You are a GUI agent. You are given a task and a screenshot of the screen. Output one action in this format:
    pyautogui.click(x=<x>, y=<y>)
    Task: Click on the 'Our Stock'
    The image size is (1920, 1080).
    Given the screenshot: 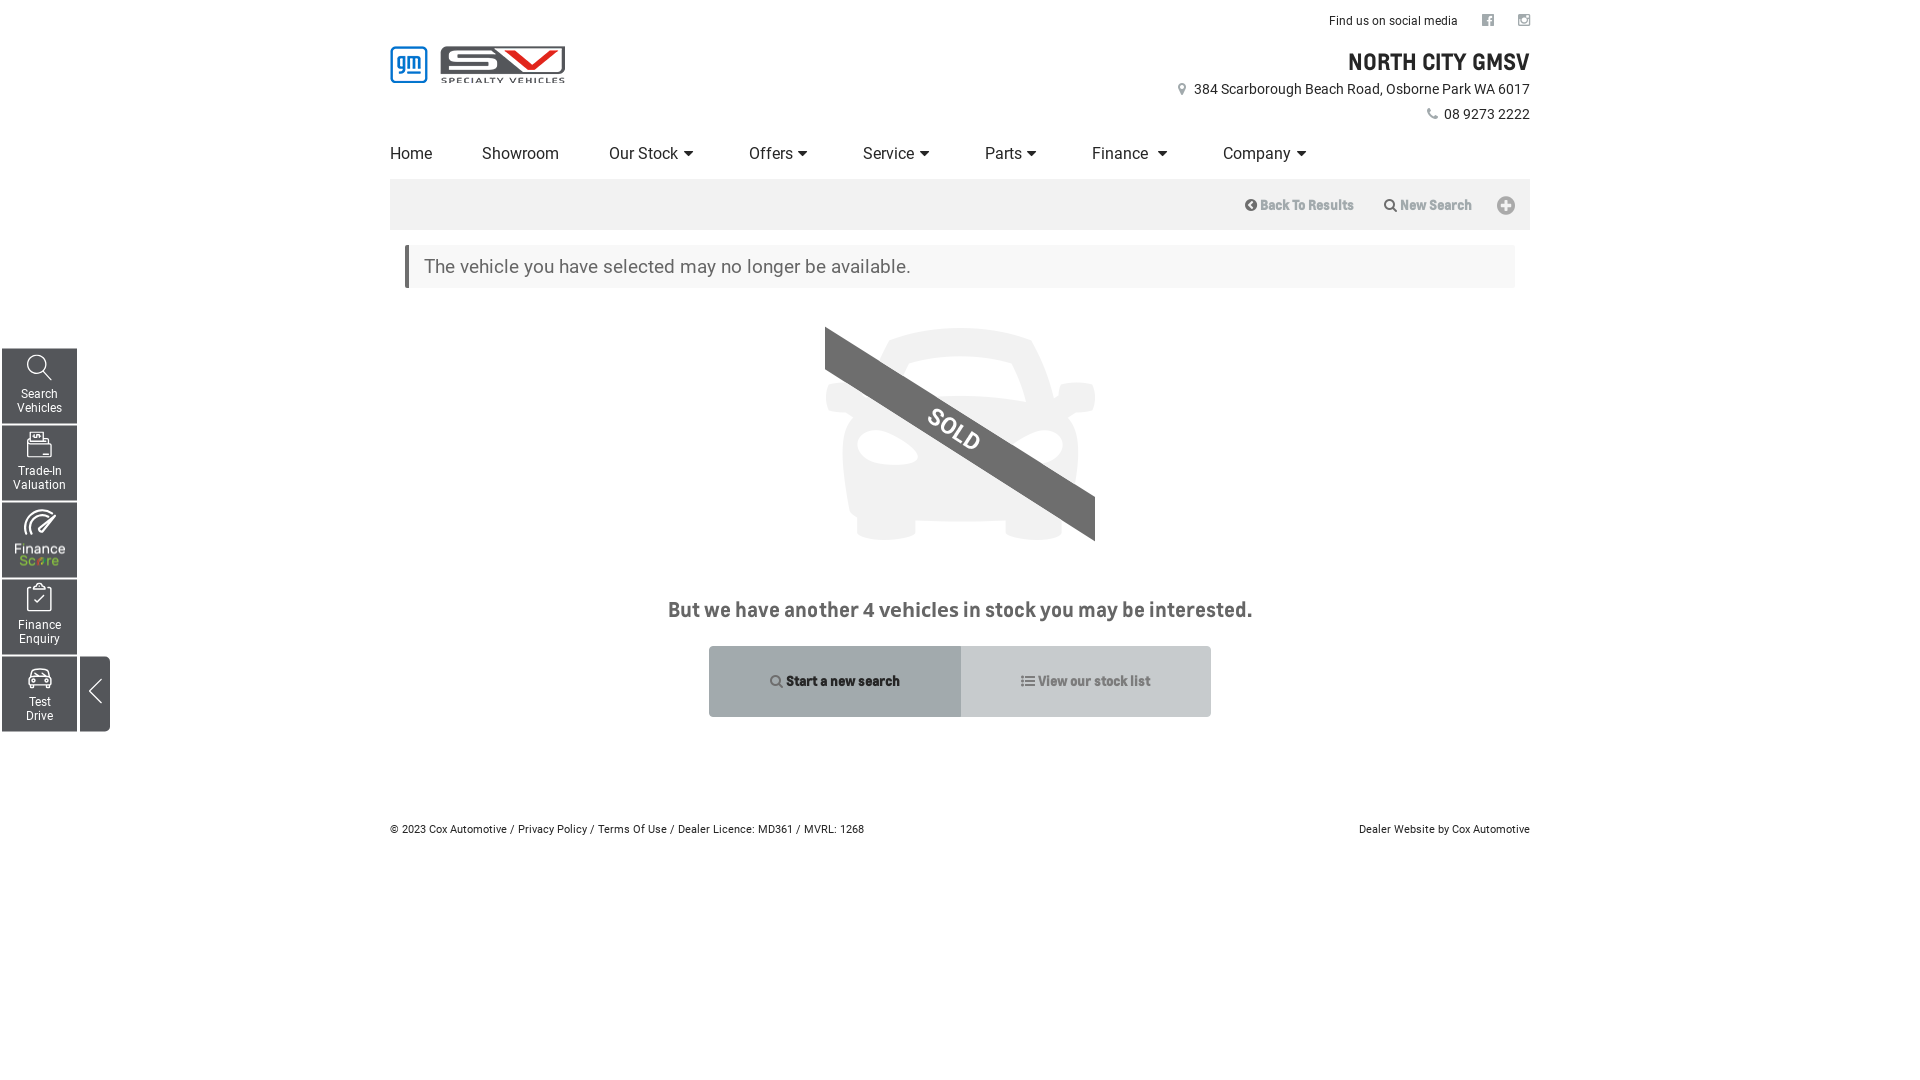 What is the action you would take?
    pyautogui.click(x=653, y=153)
    